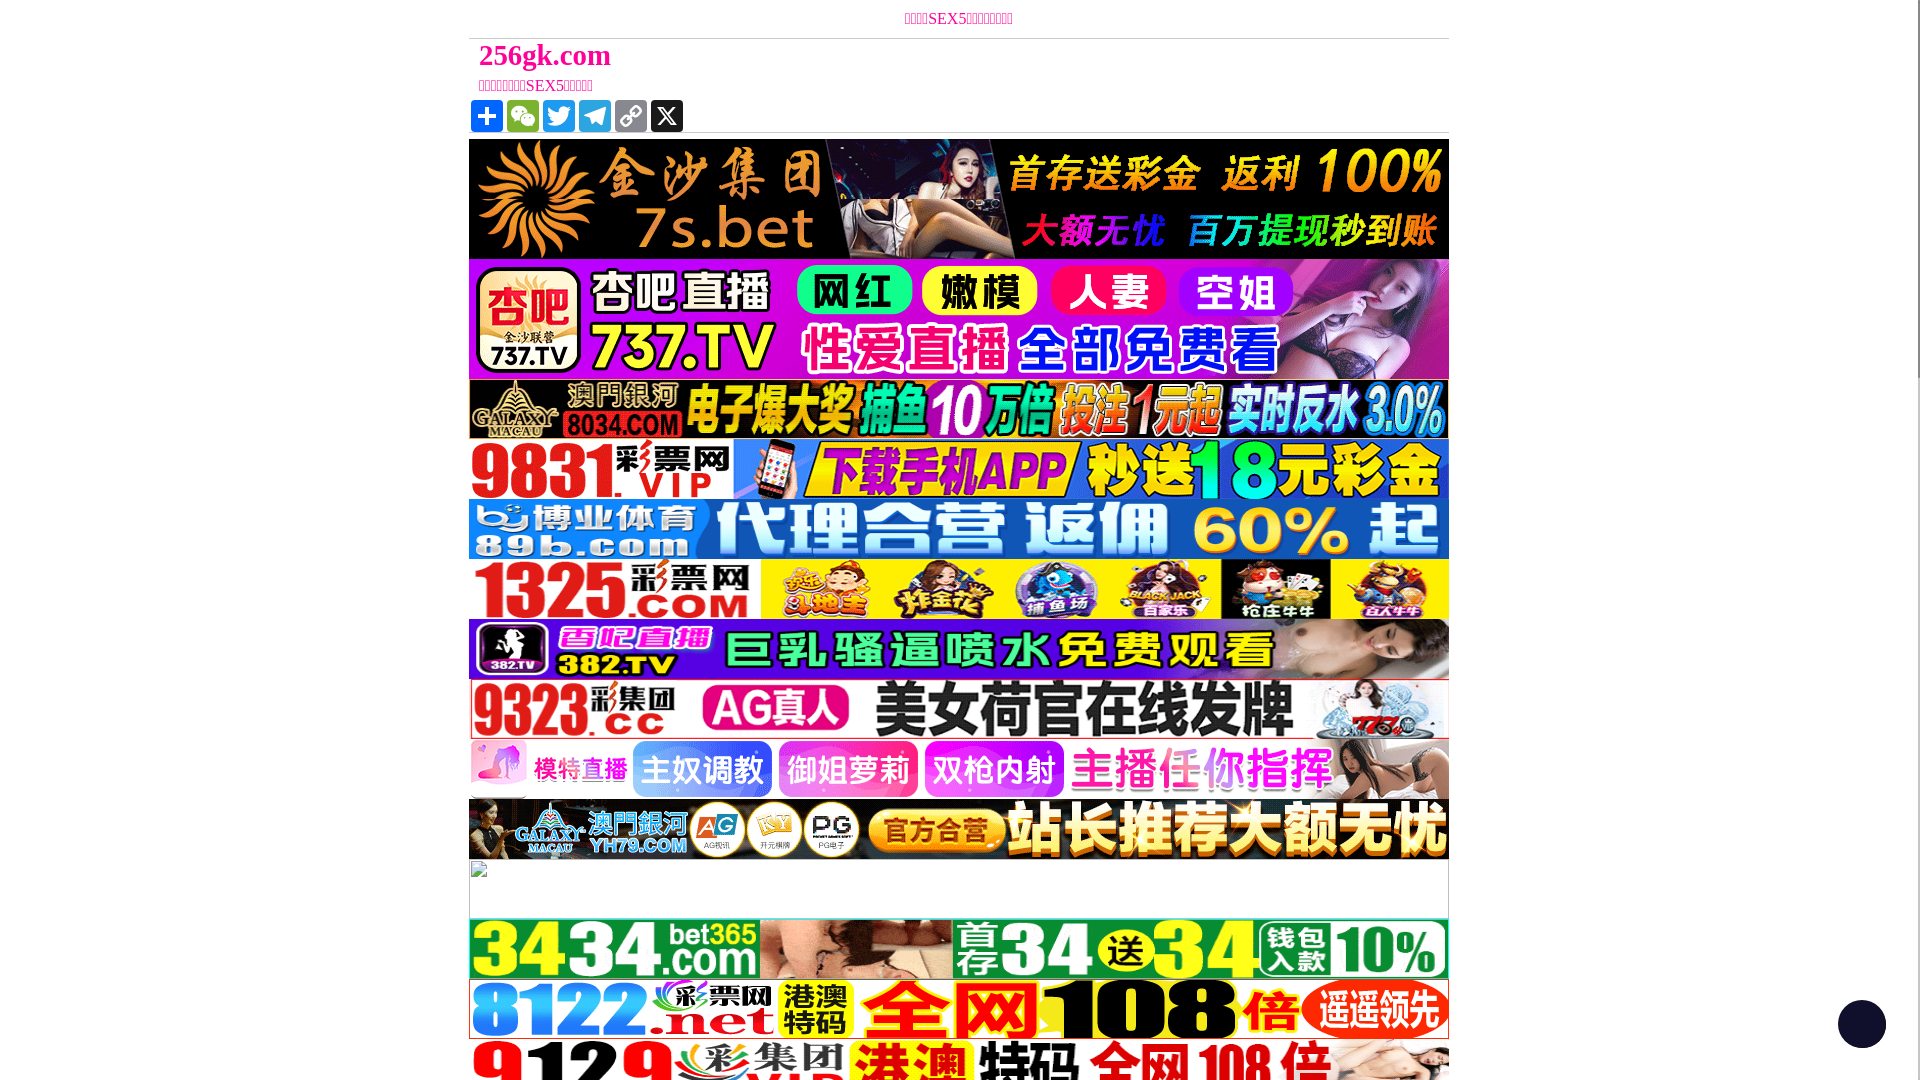  What do you see at coordinates (594, 115) in the screenshot?
I see `'Telegram'` at bounding box center [594, 115].